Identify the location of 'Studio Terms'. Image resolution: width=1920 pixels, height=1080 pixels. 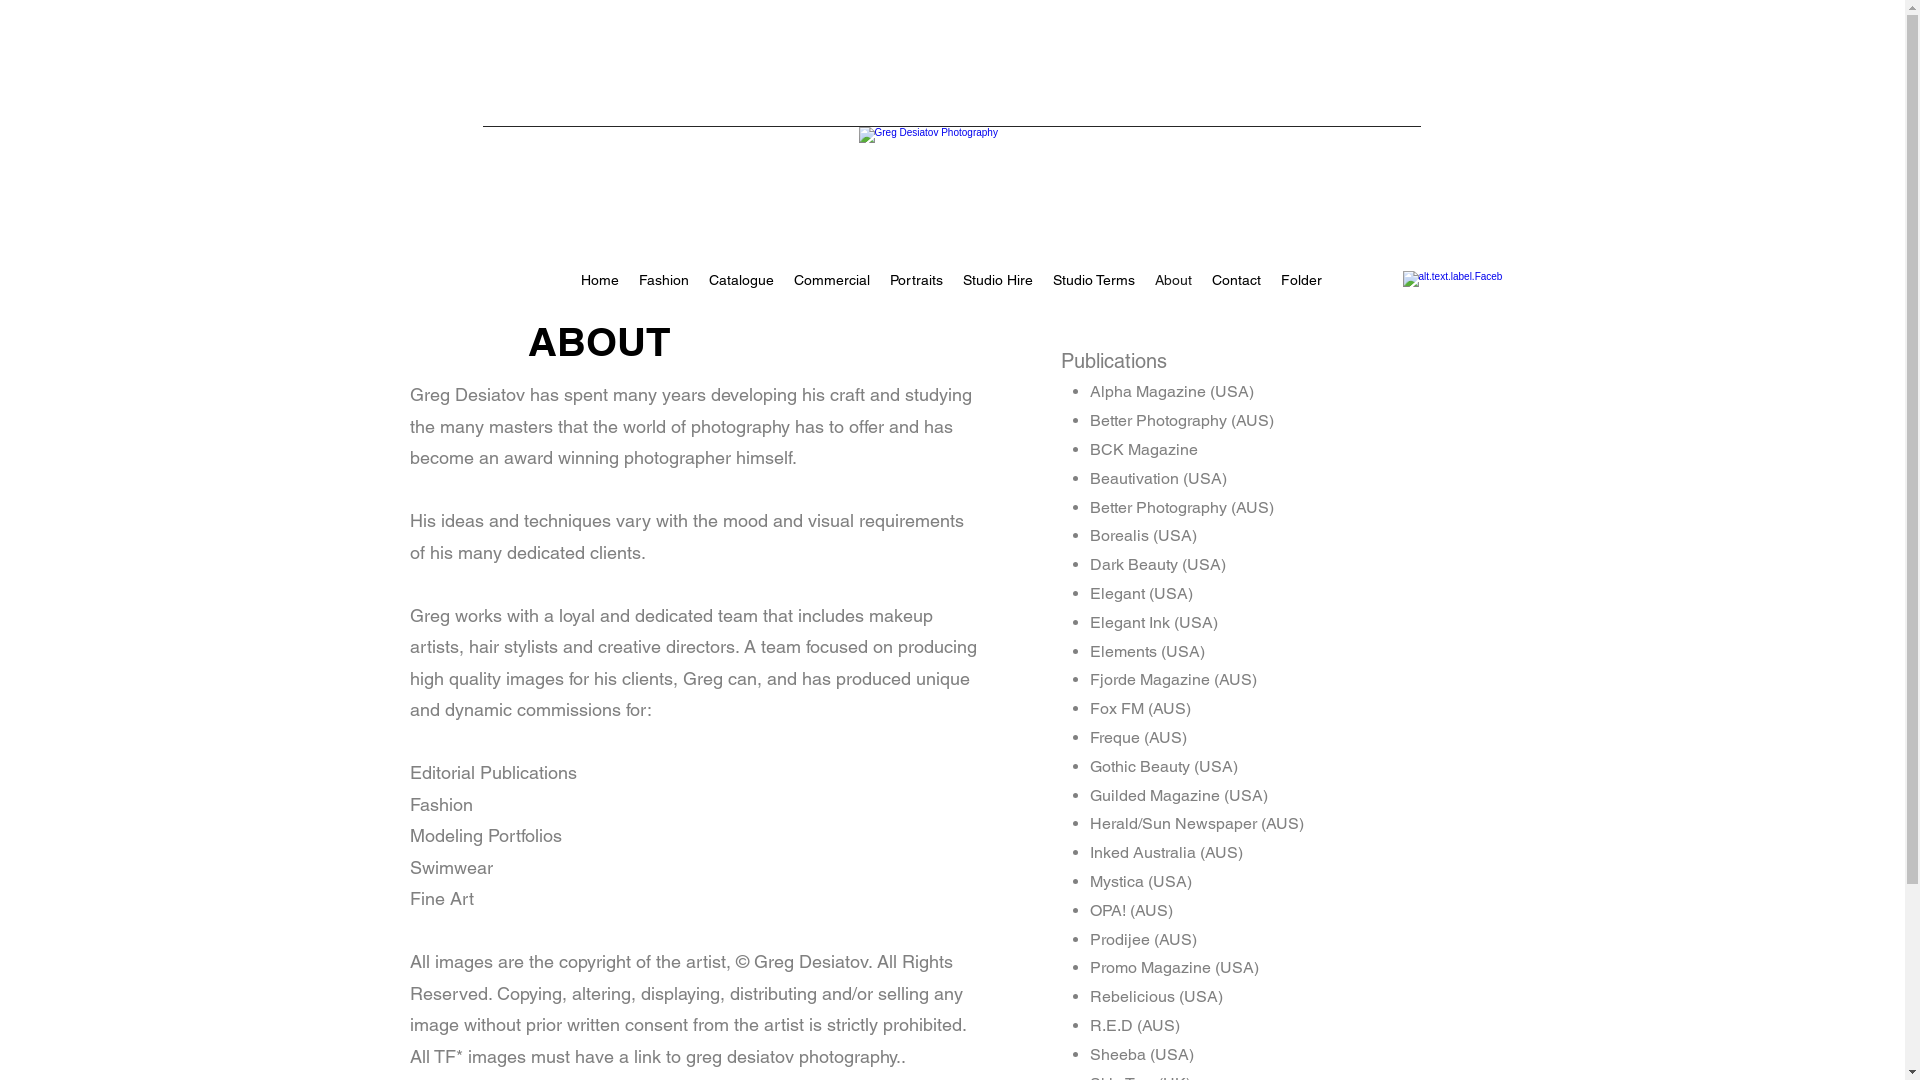
(1093, 280).